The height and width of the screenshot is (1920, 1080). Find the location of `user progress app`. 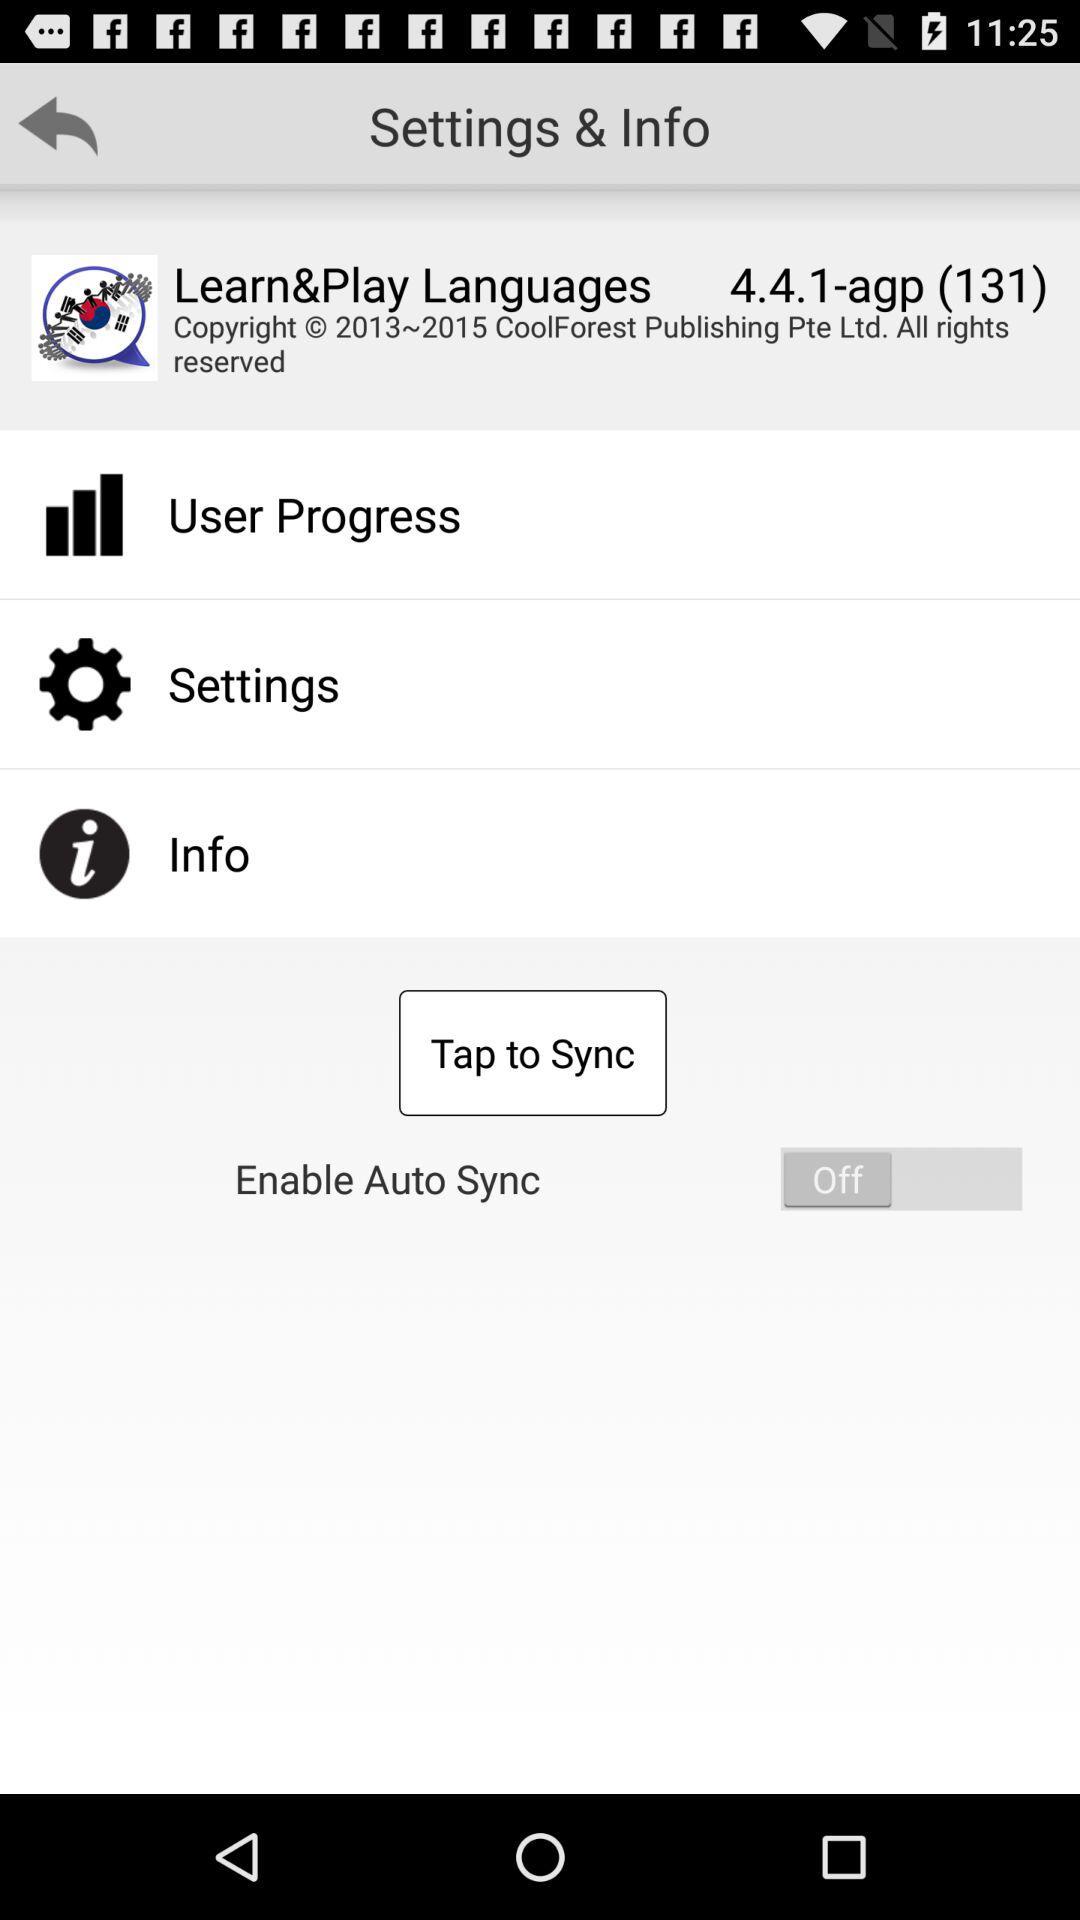

user progress app is located at coordinates (314, 514).